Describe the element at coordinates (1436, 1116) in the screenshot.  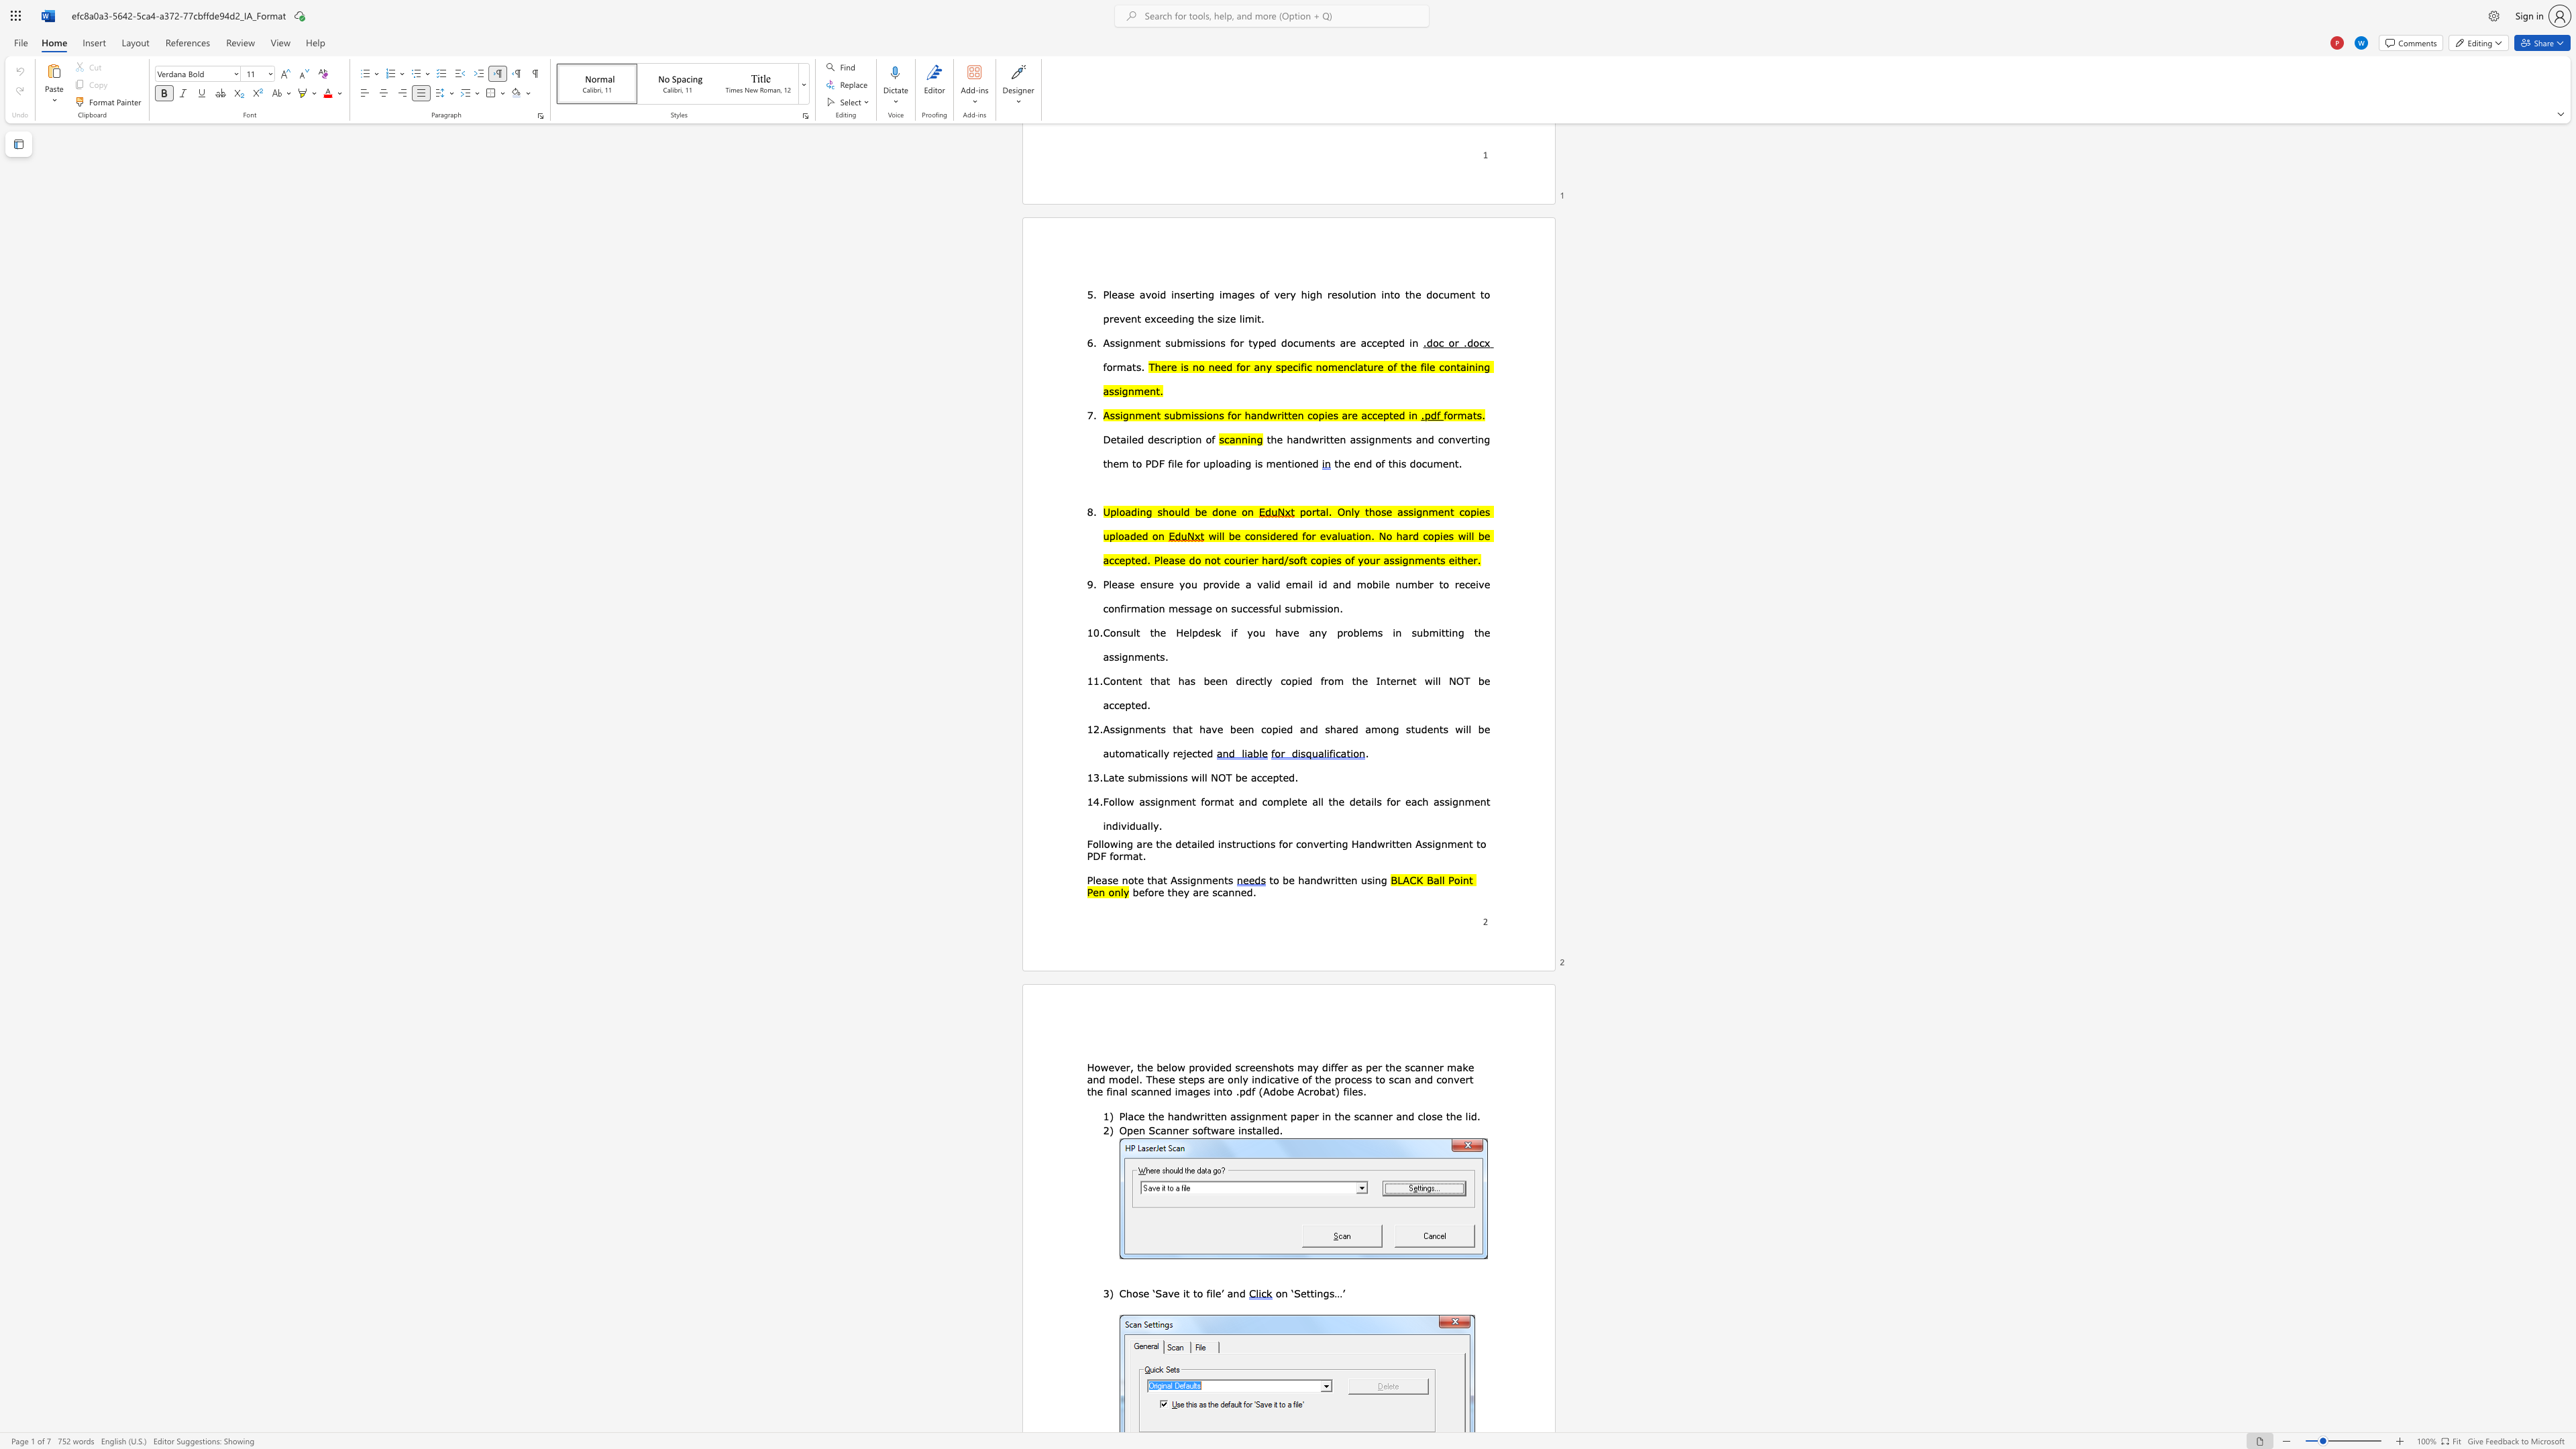
I see `the subset text "e t" within the text "Place the handwritten assignment paper in the scanner and close the lid."` at that location.